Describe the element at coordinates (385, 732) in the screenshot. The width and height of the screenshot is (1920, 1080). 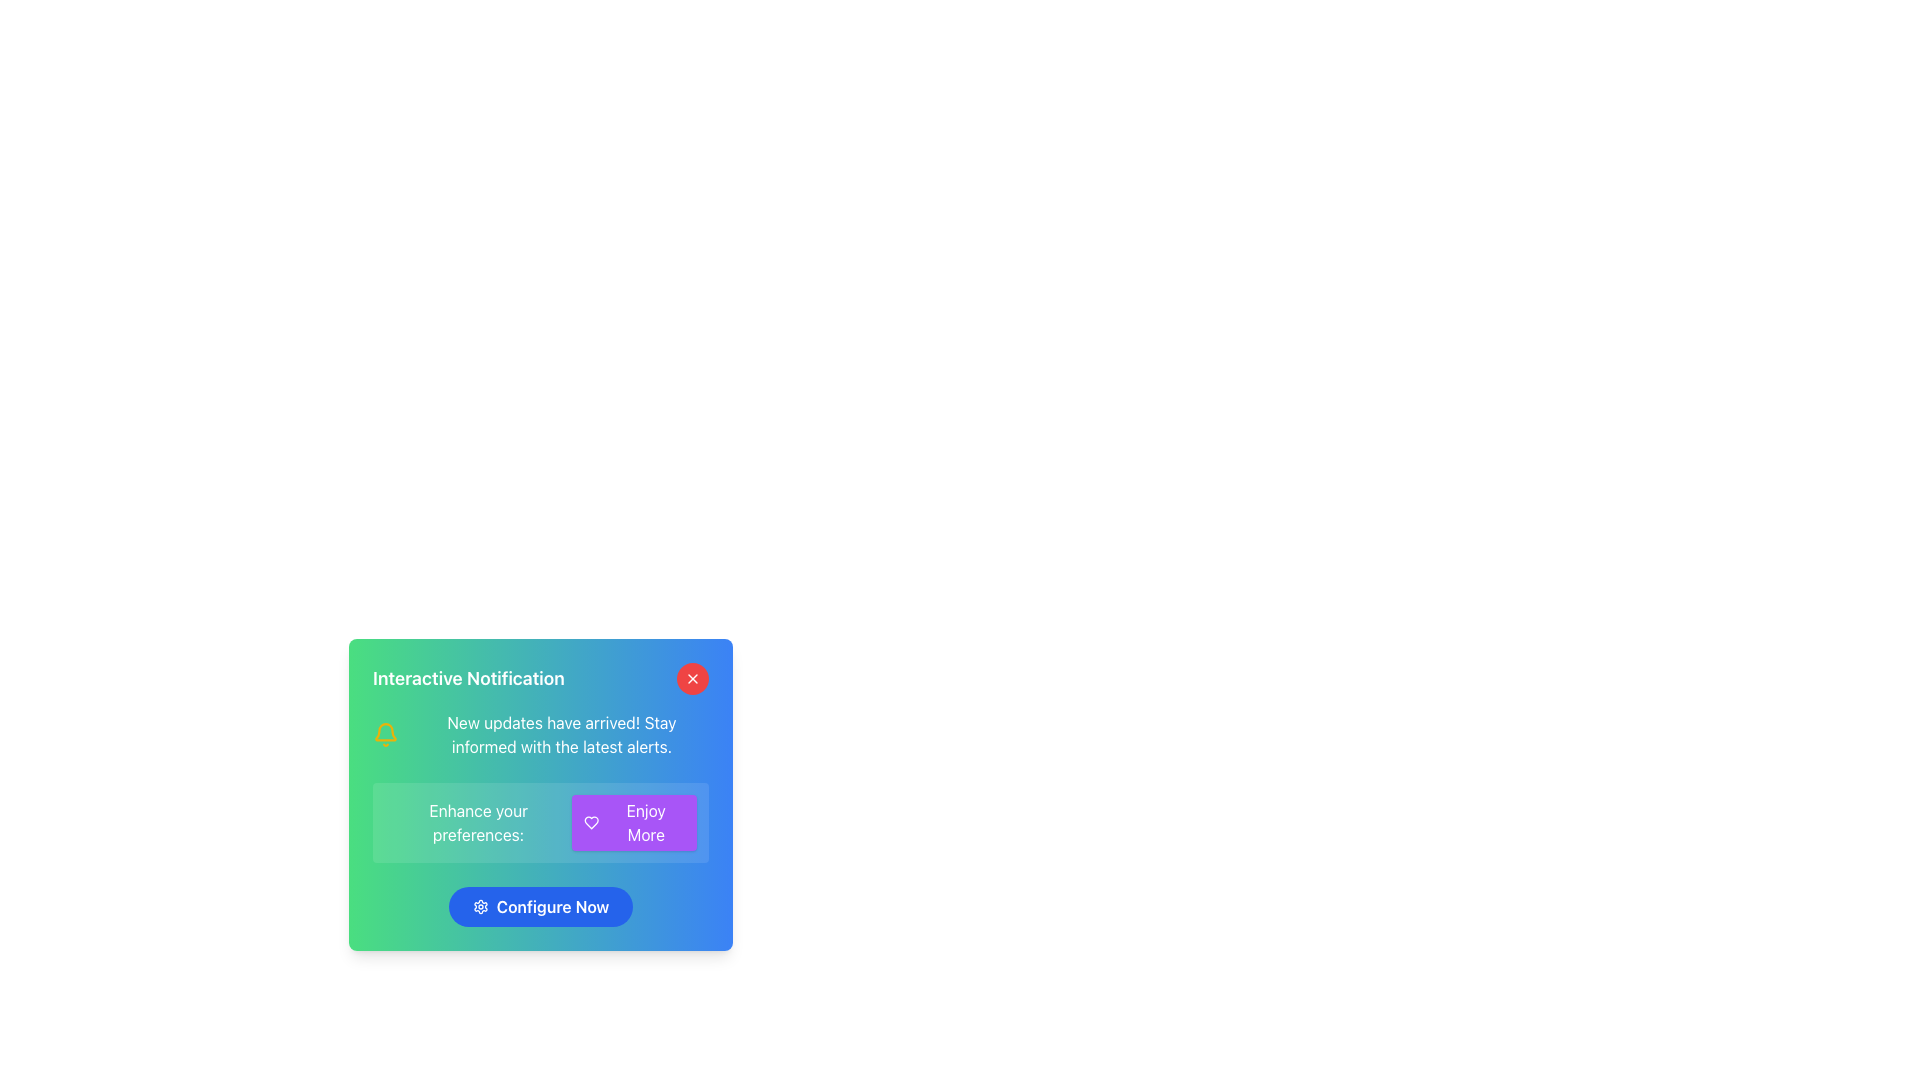
I see `the notification bell icon located at the top left corner of the notification card, which serves as a visual indicator for alerts` at that location.